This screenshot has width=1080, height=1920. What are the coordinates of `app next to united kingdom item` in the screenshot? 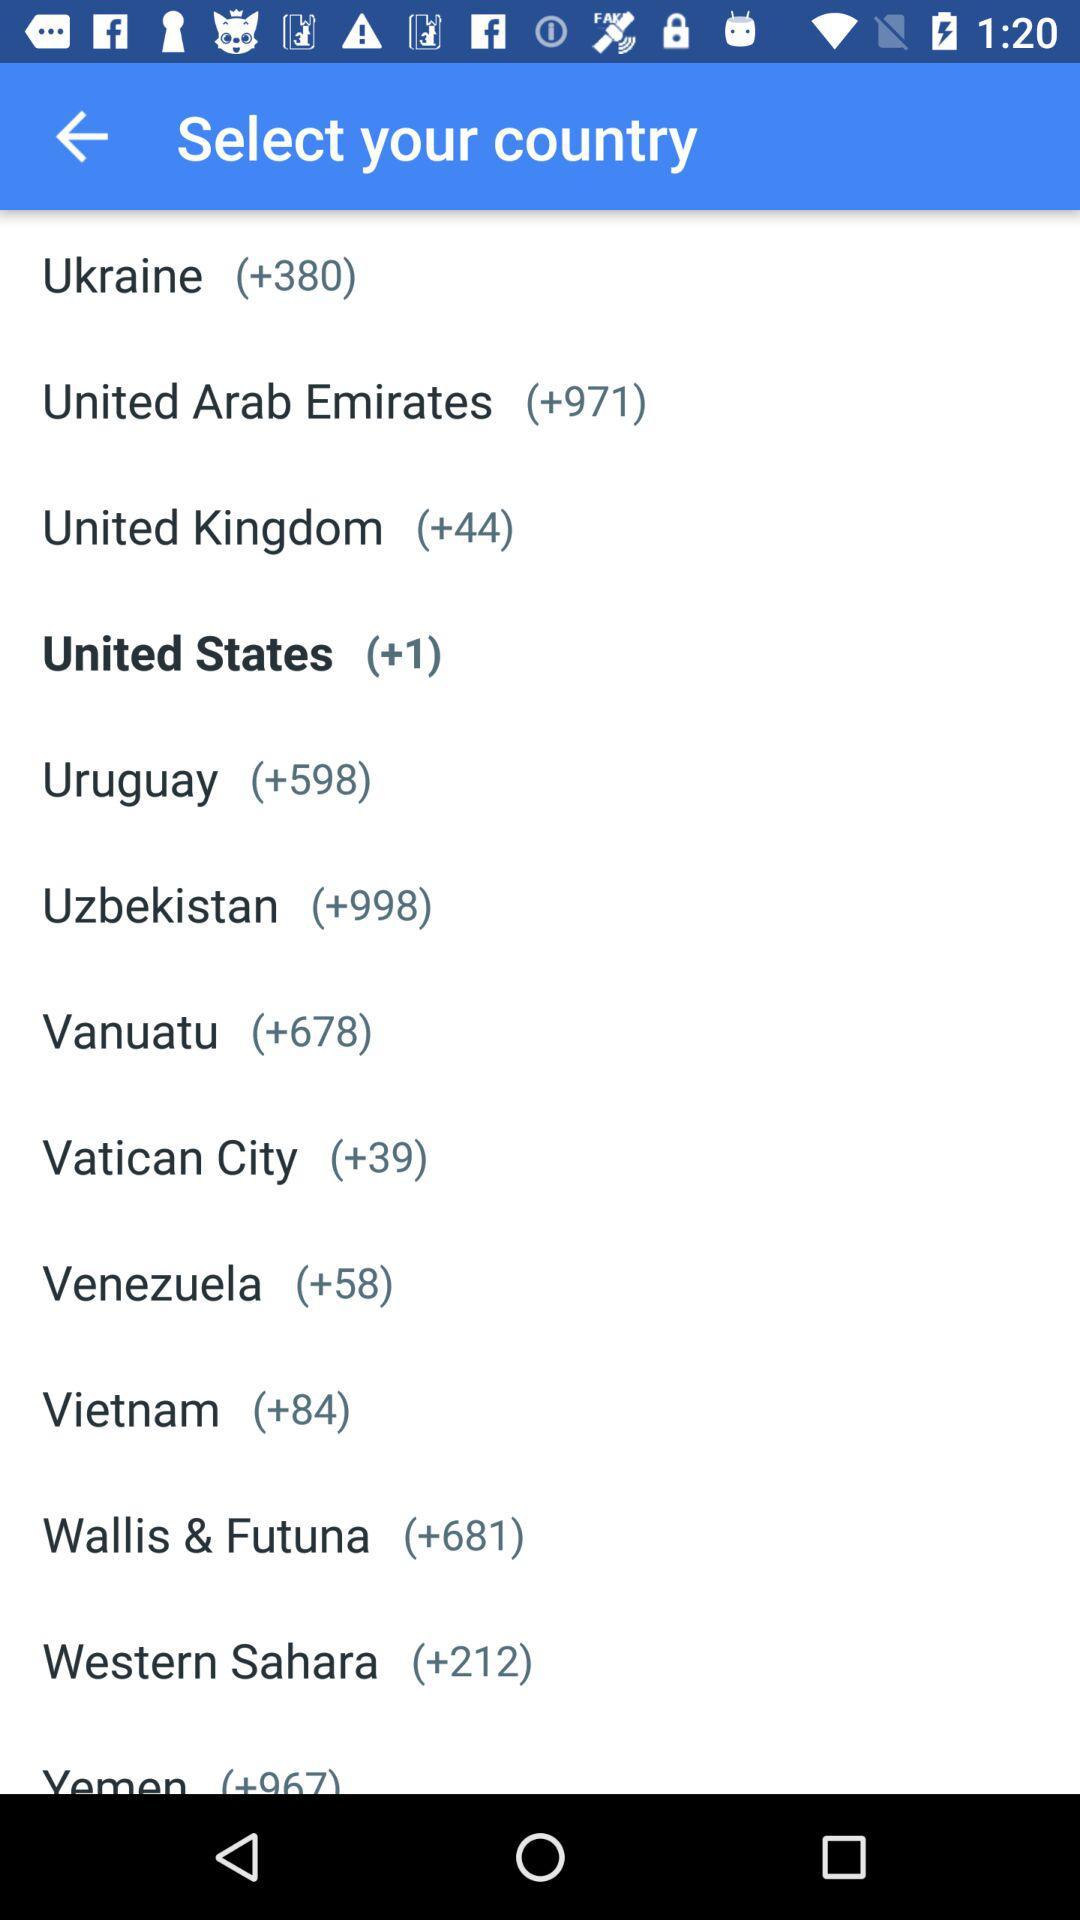 It's located at (465, 525).